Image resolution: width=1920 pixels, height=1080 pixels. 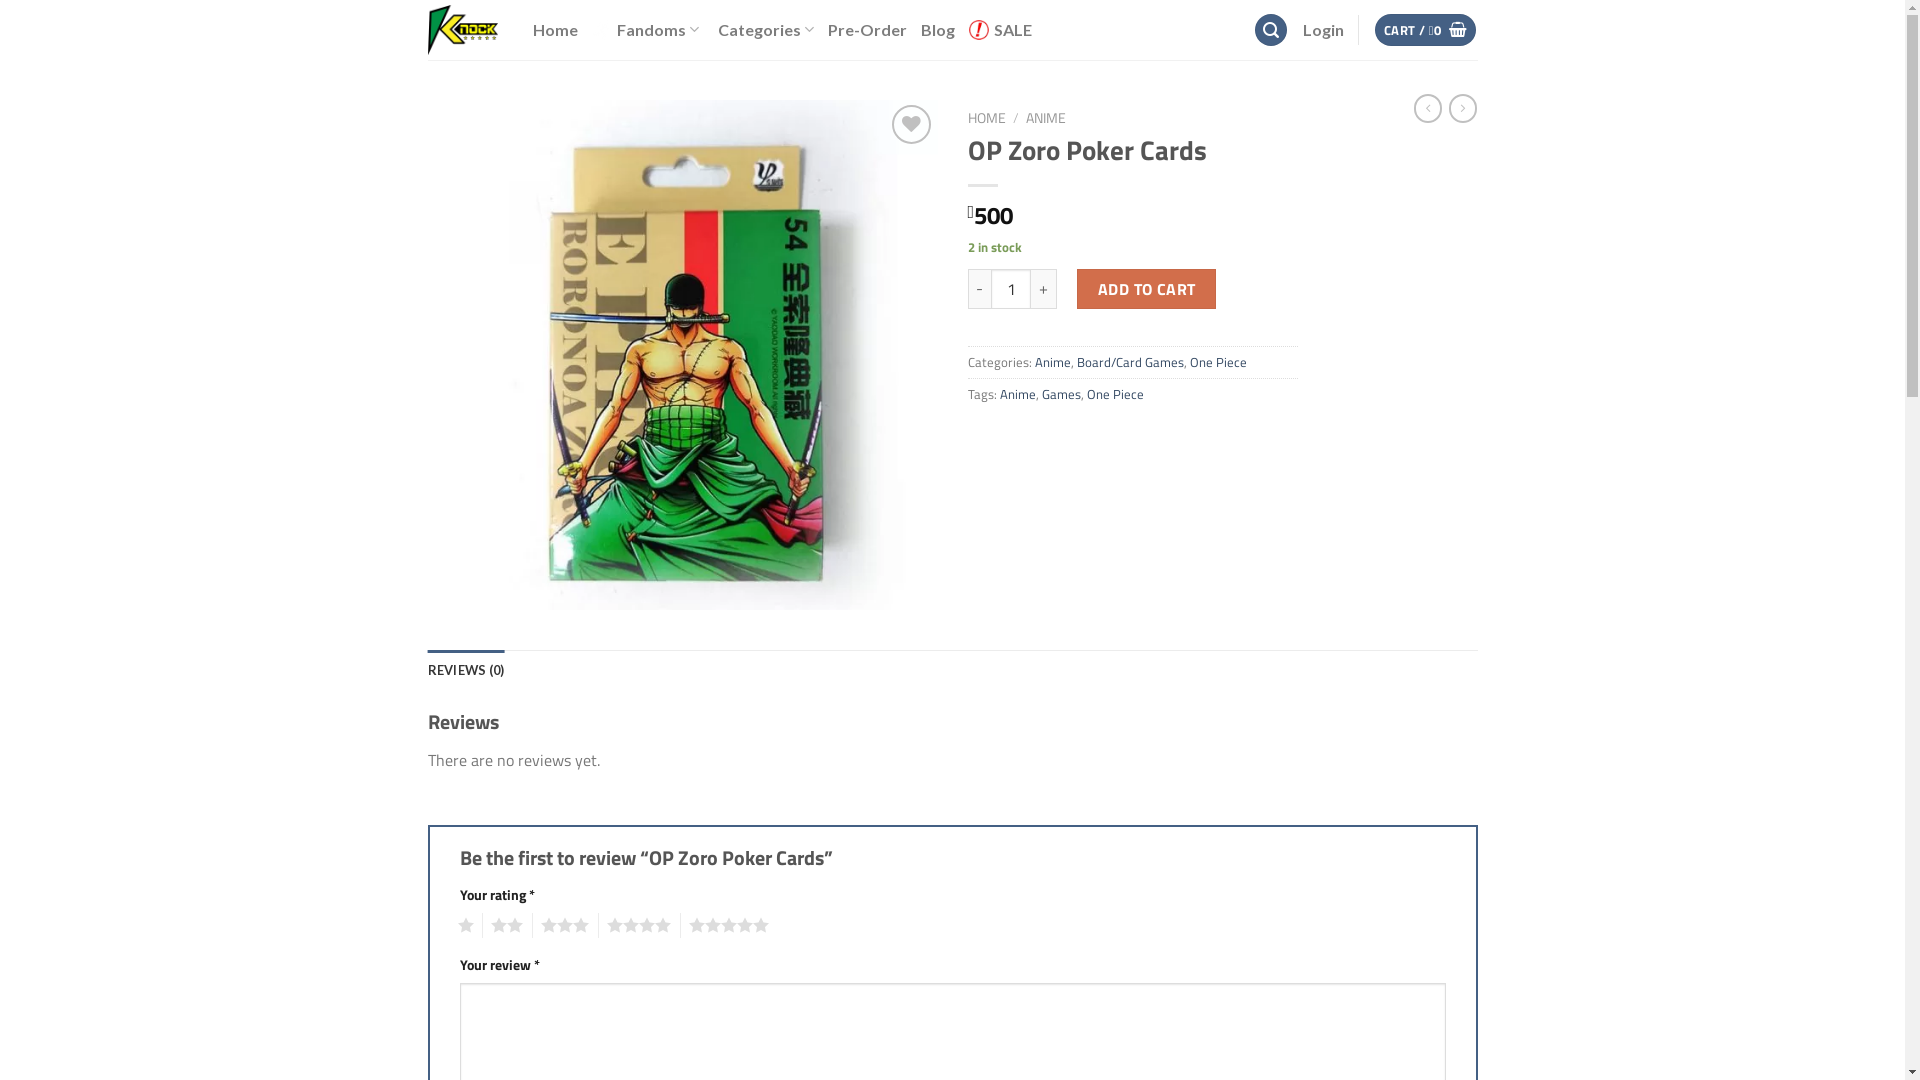 I want to click on 'Board/Card Games', so click(x=1129, y=362).